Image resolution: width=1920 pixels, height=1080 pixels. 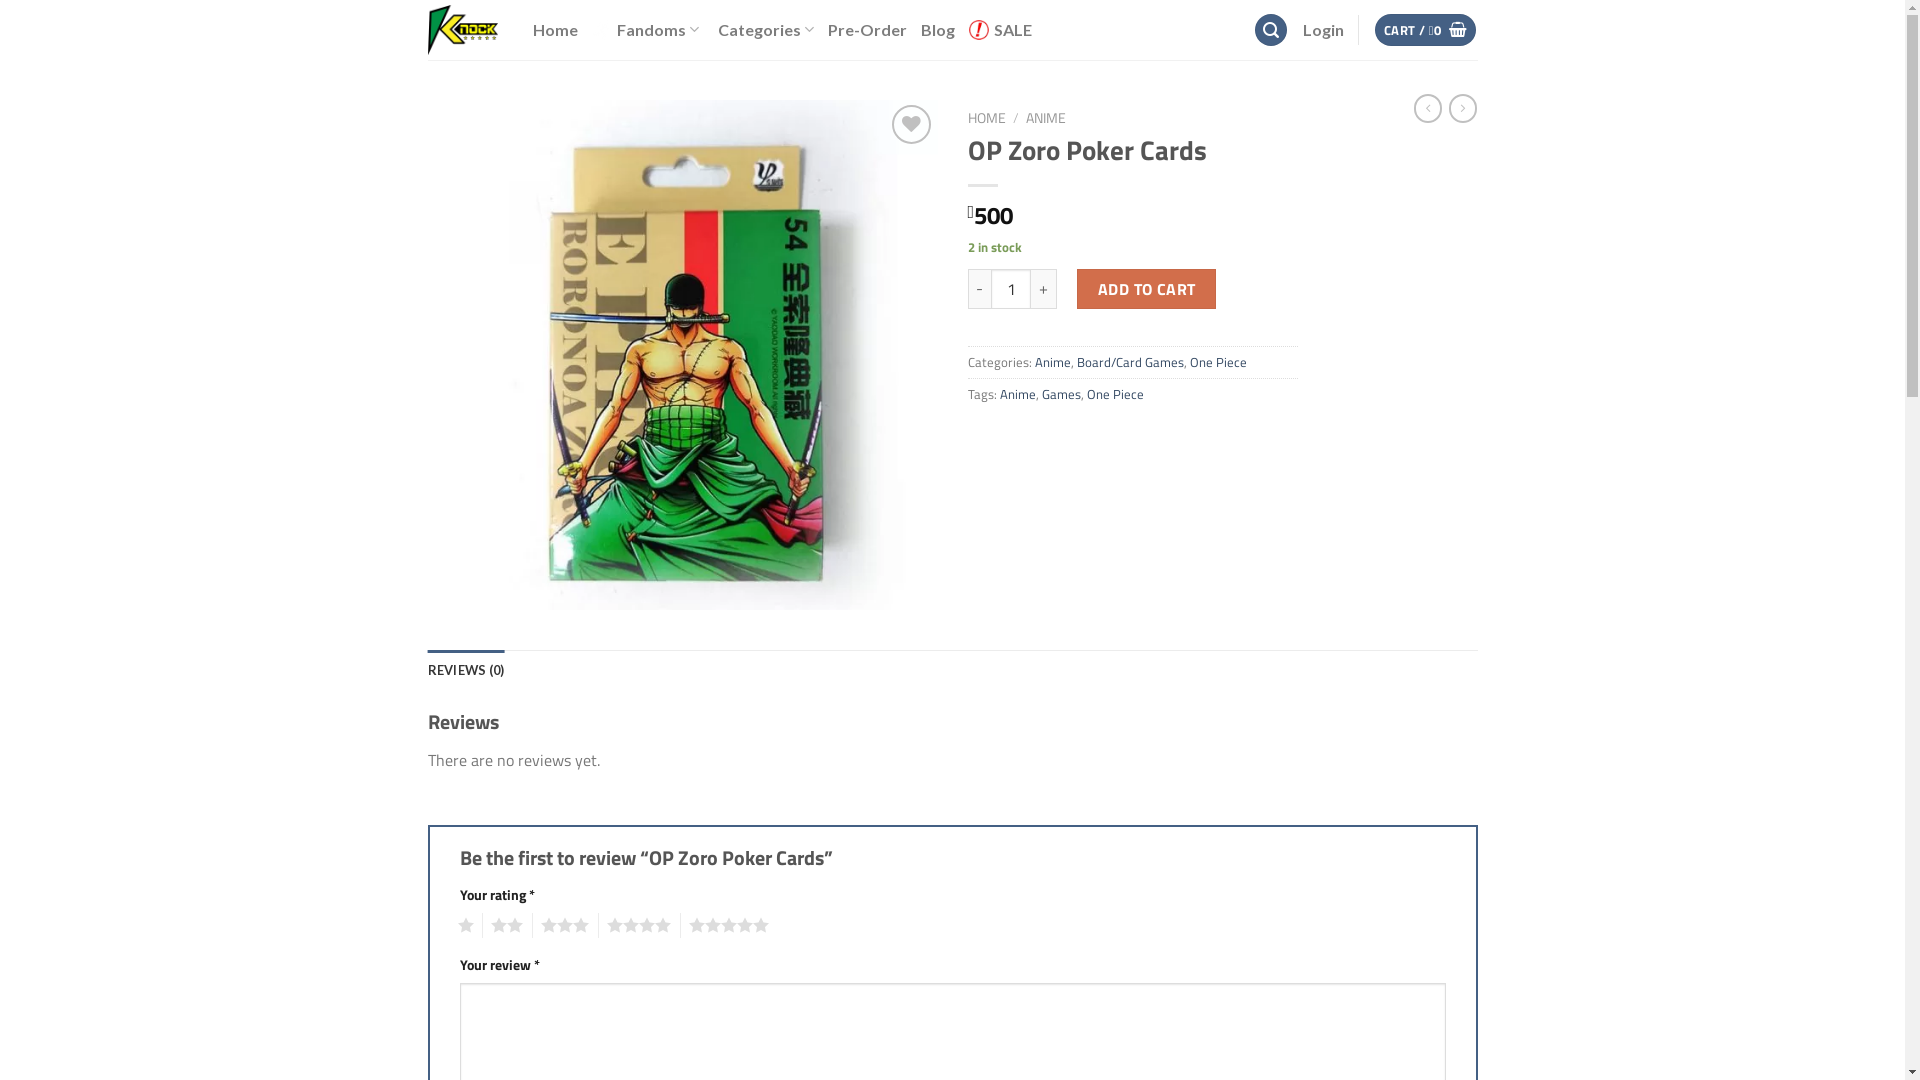 I want to click on 'Board/Card Games', so click(x=1129, y=362).